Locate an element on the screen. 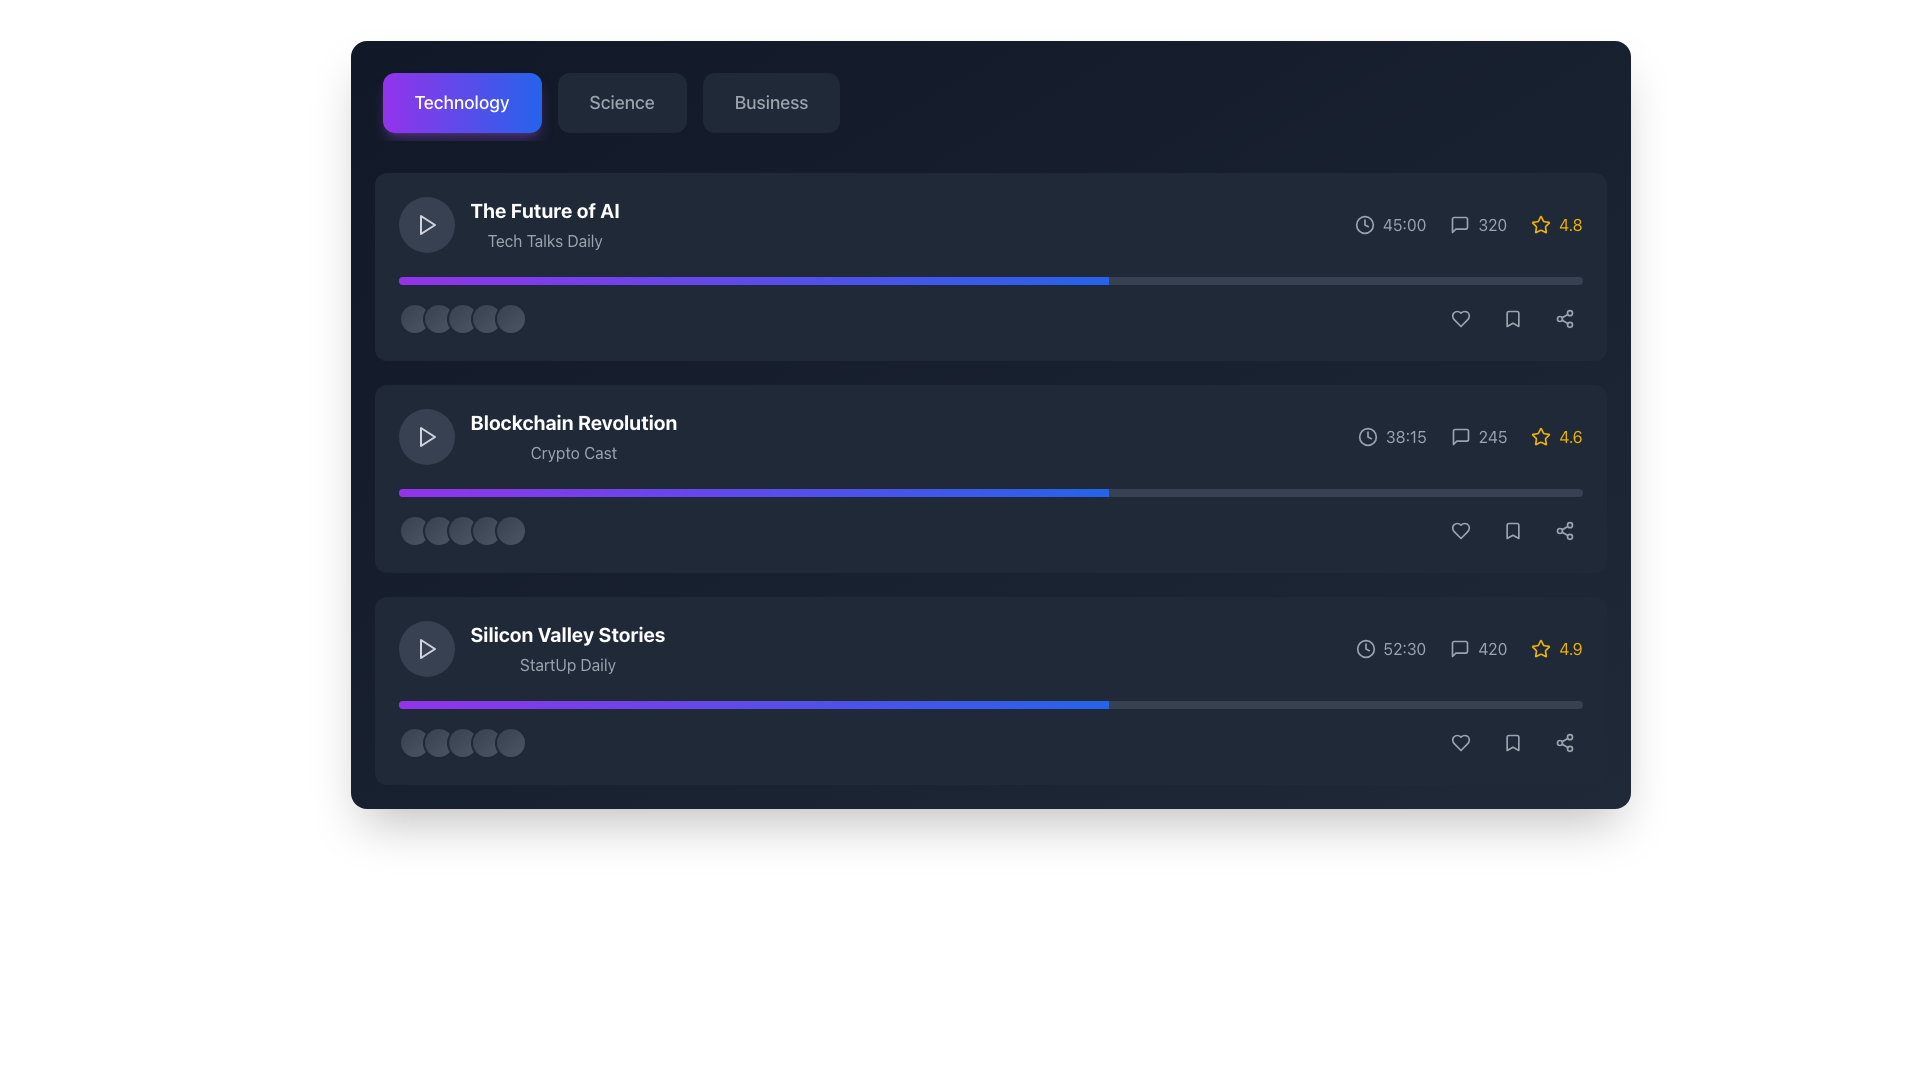 The image size is (1920, 1080). the clock icon representing duration located before the text '38:15' in the second row of the list layout is located at coordinates (1367, 435).